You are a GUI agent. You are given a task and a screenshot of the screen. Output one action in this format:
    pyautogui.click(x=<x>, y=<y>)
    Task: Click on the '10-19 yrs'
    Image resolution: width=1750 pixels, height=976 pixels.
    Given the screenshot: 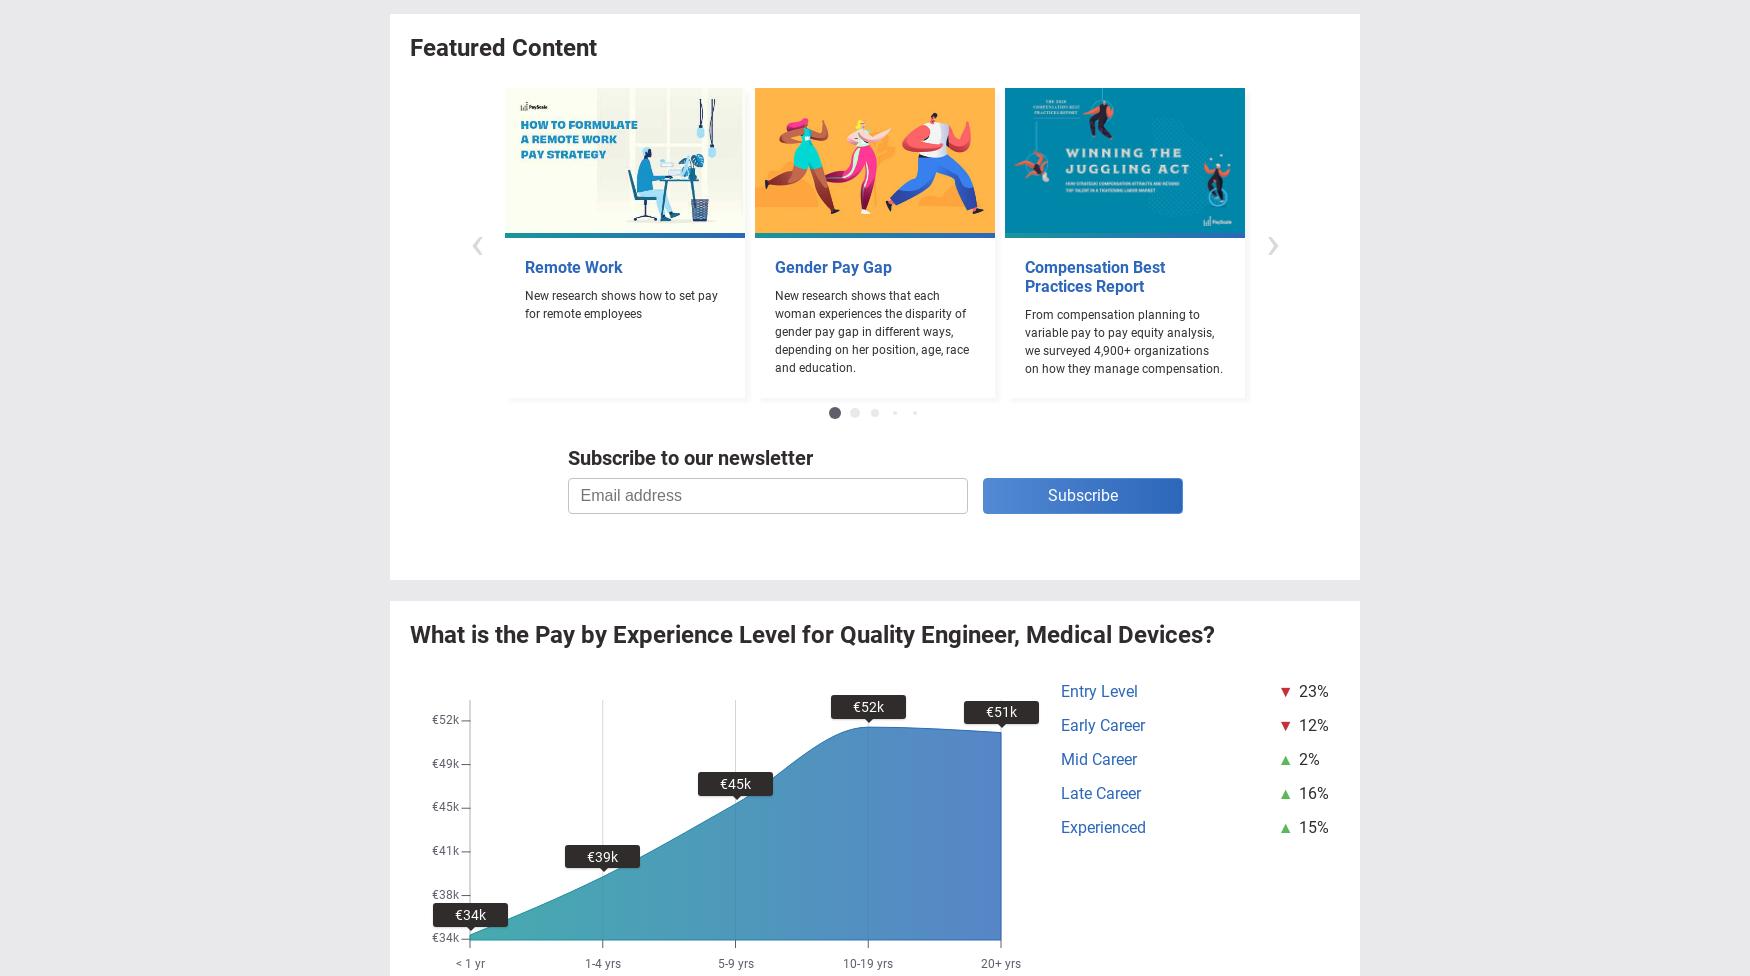 What is the action you would take?
    pyautogui.click(x=868, y=962)
    